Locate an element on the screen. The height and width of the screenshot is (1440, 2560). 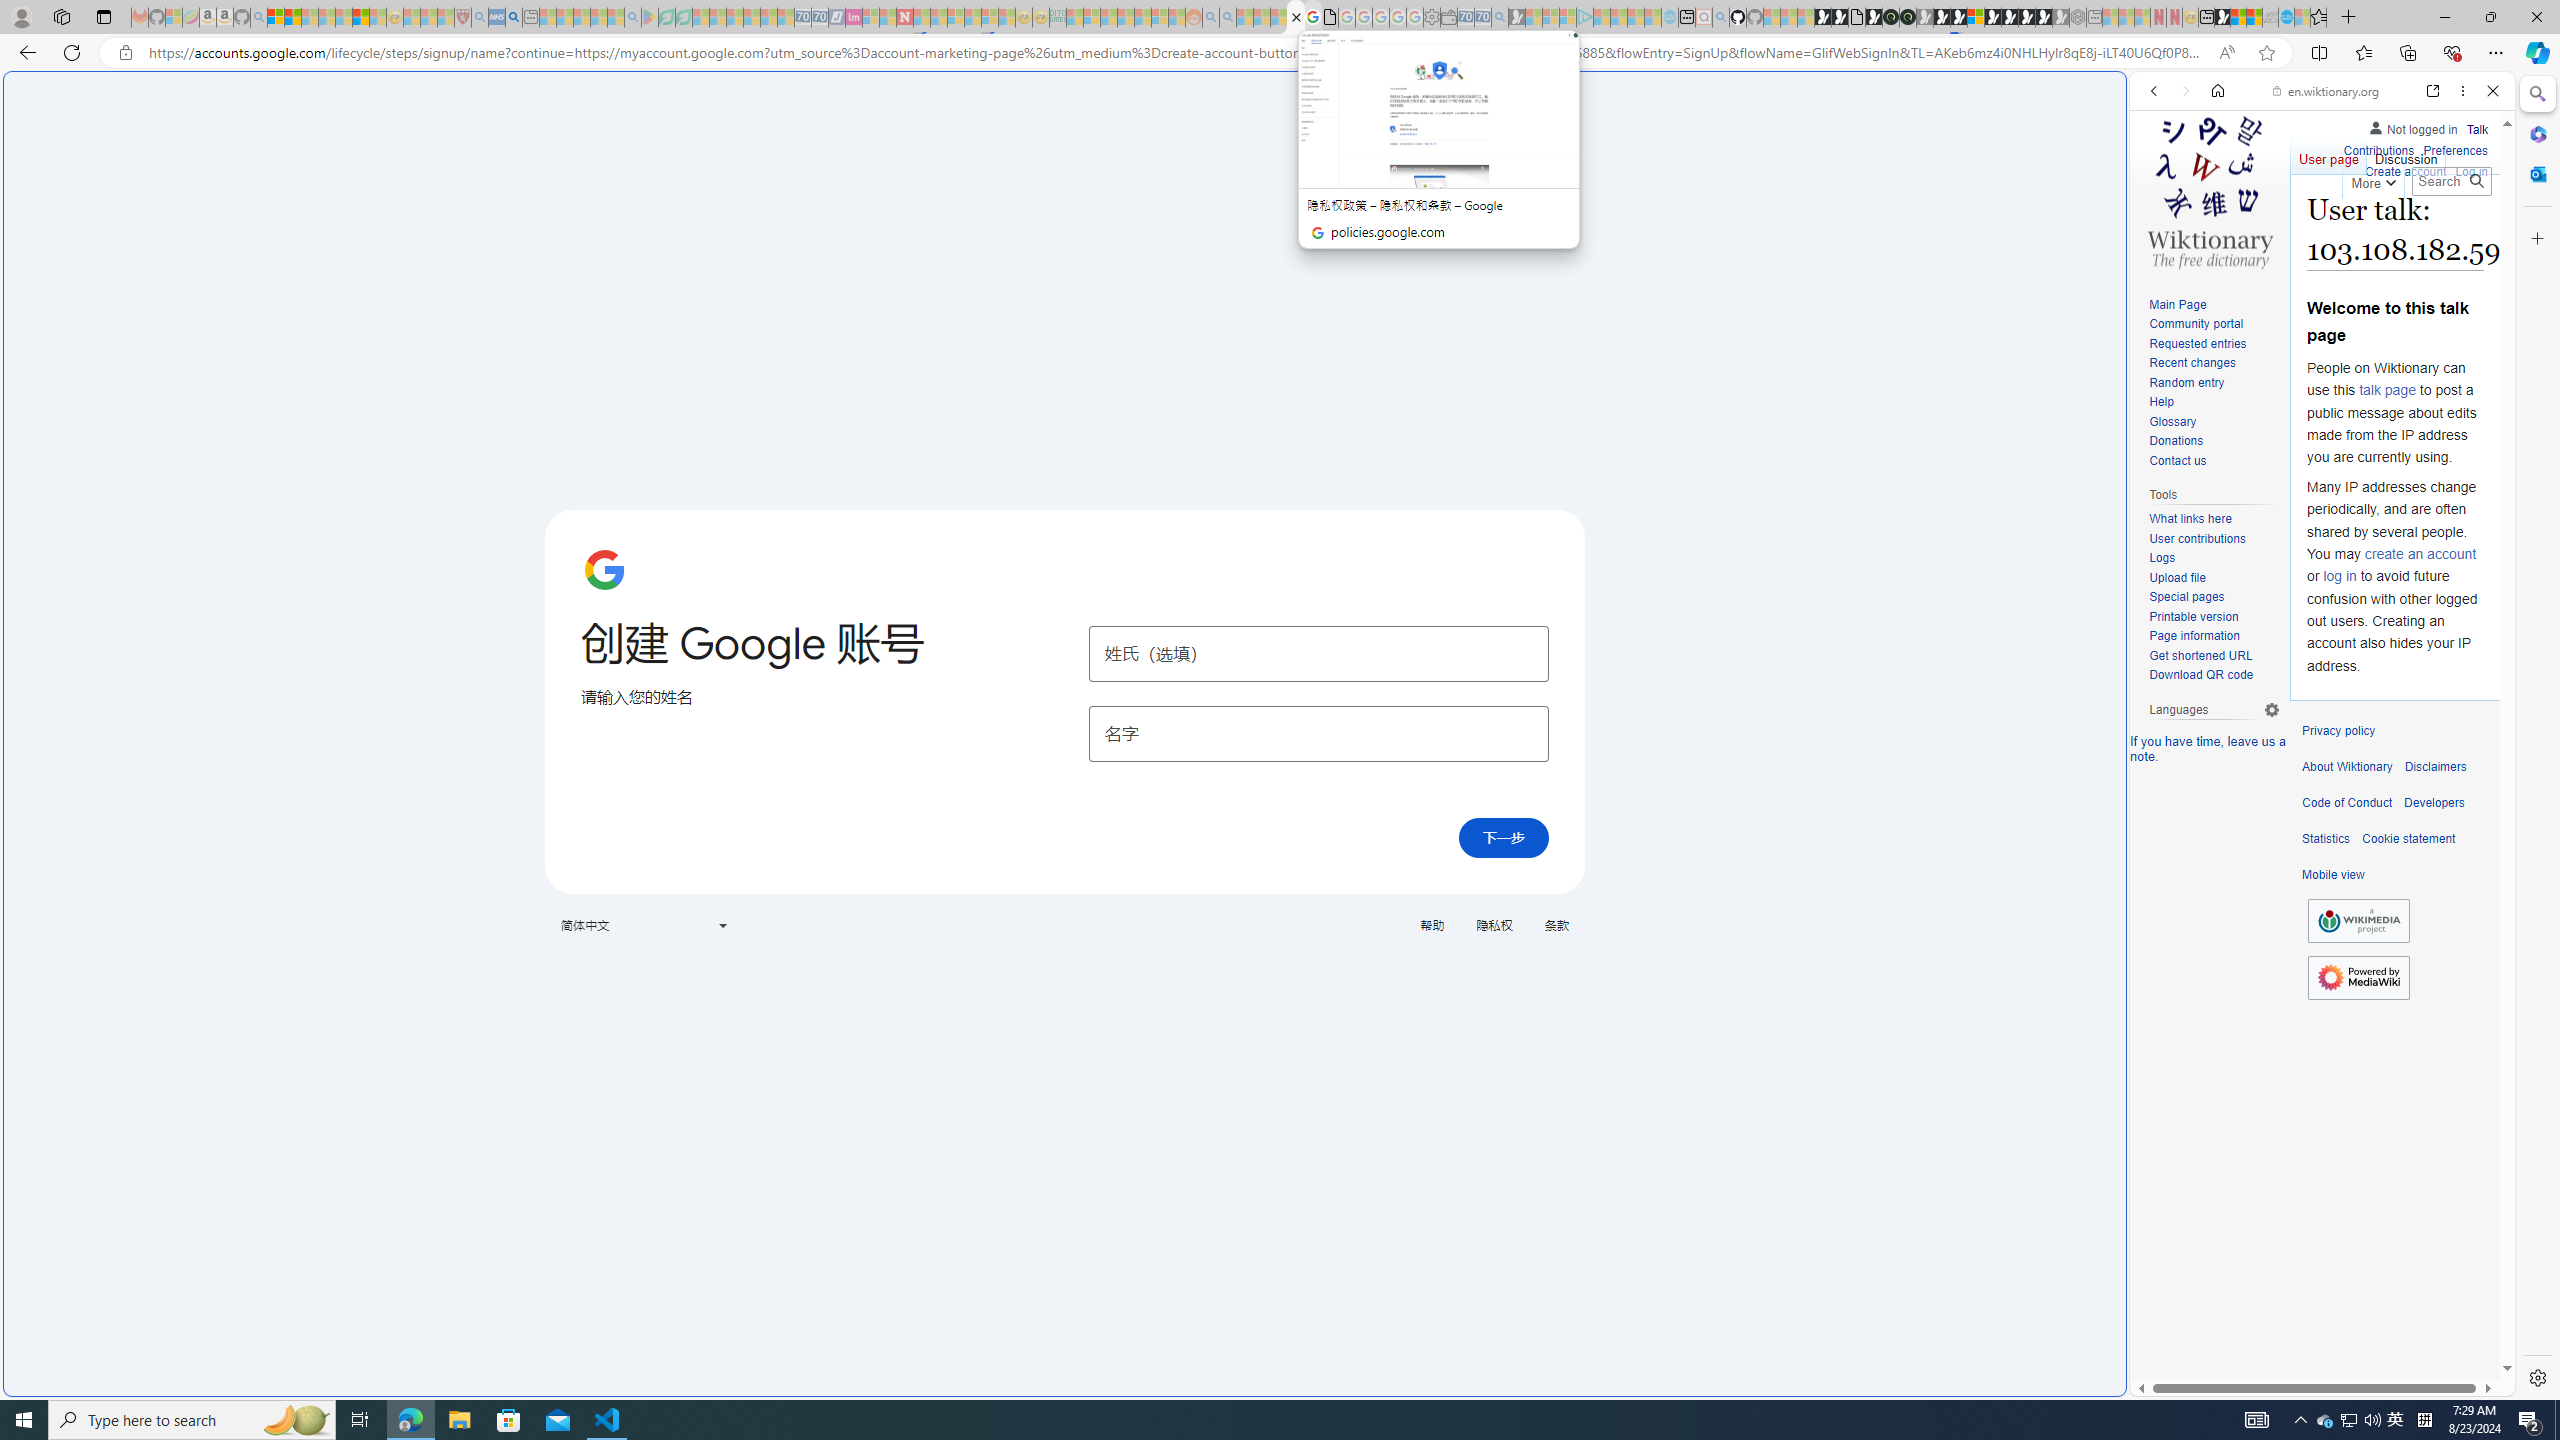
'Powered by MediaWiki' is located at coordinates (2359, 976).